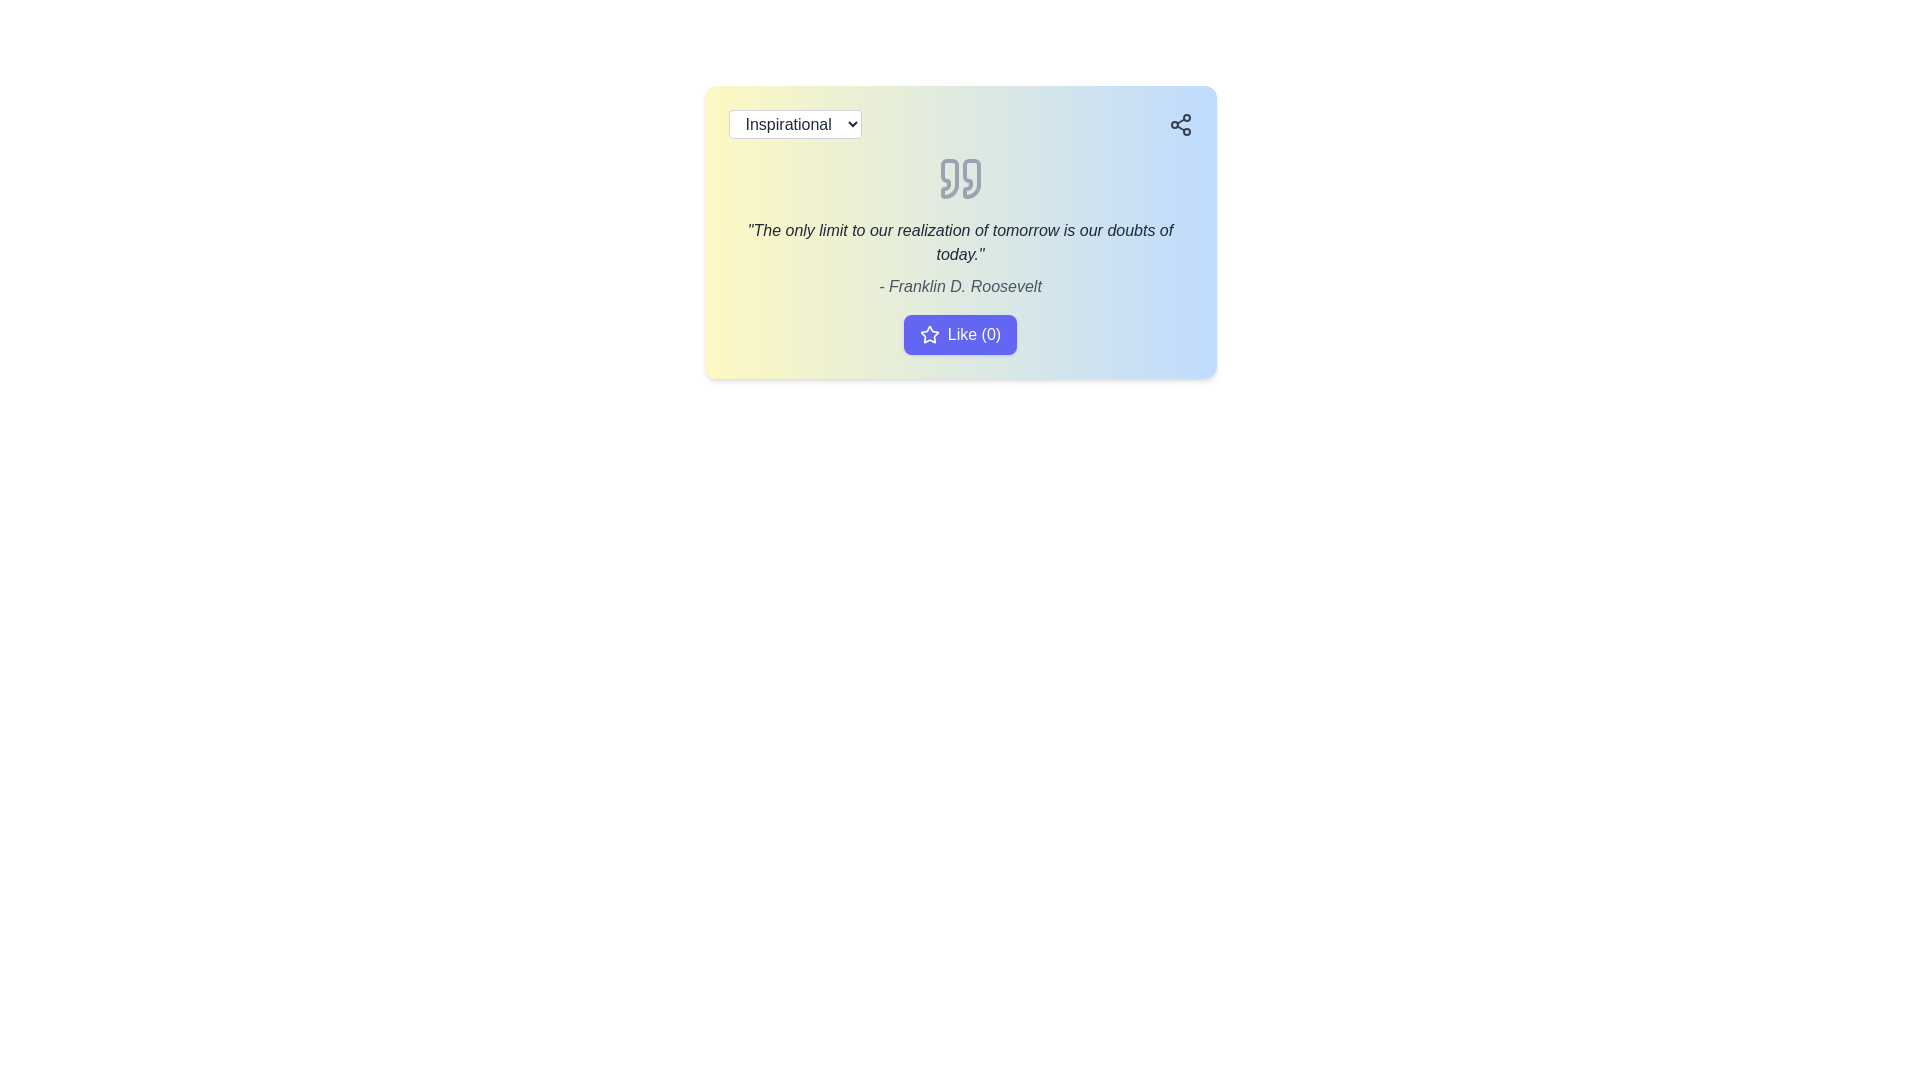 This screenshot has height=1080, width=1920. Describe the element at coordinates (960, 334) in the screenshot. I see `the 'Like' button located at the bottom of the quote card to express appreciation for the displayed quote` at that location.